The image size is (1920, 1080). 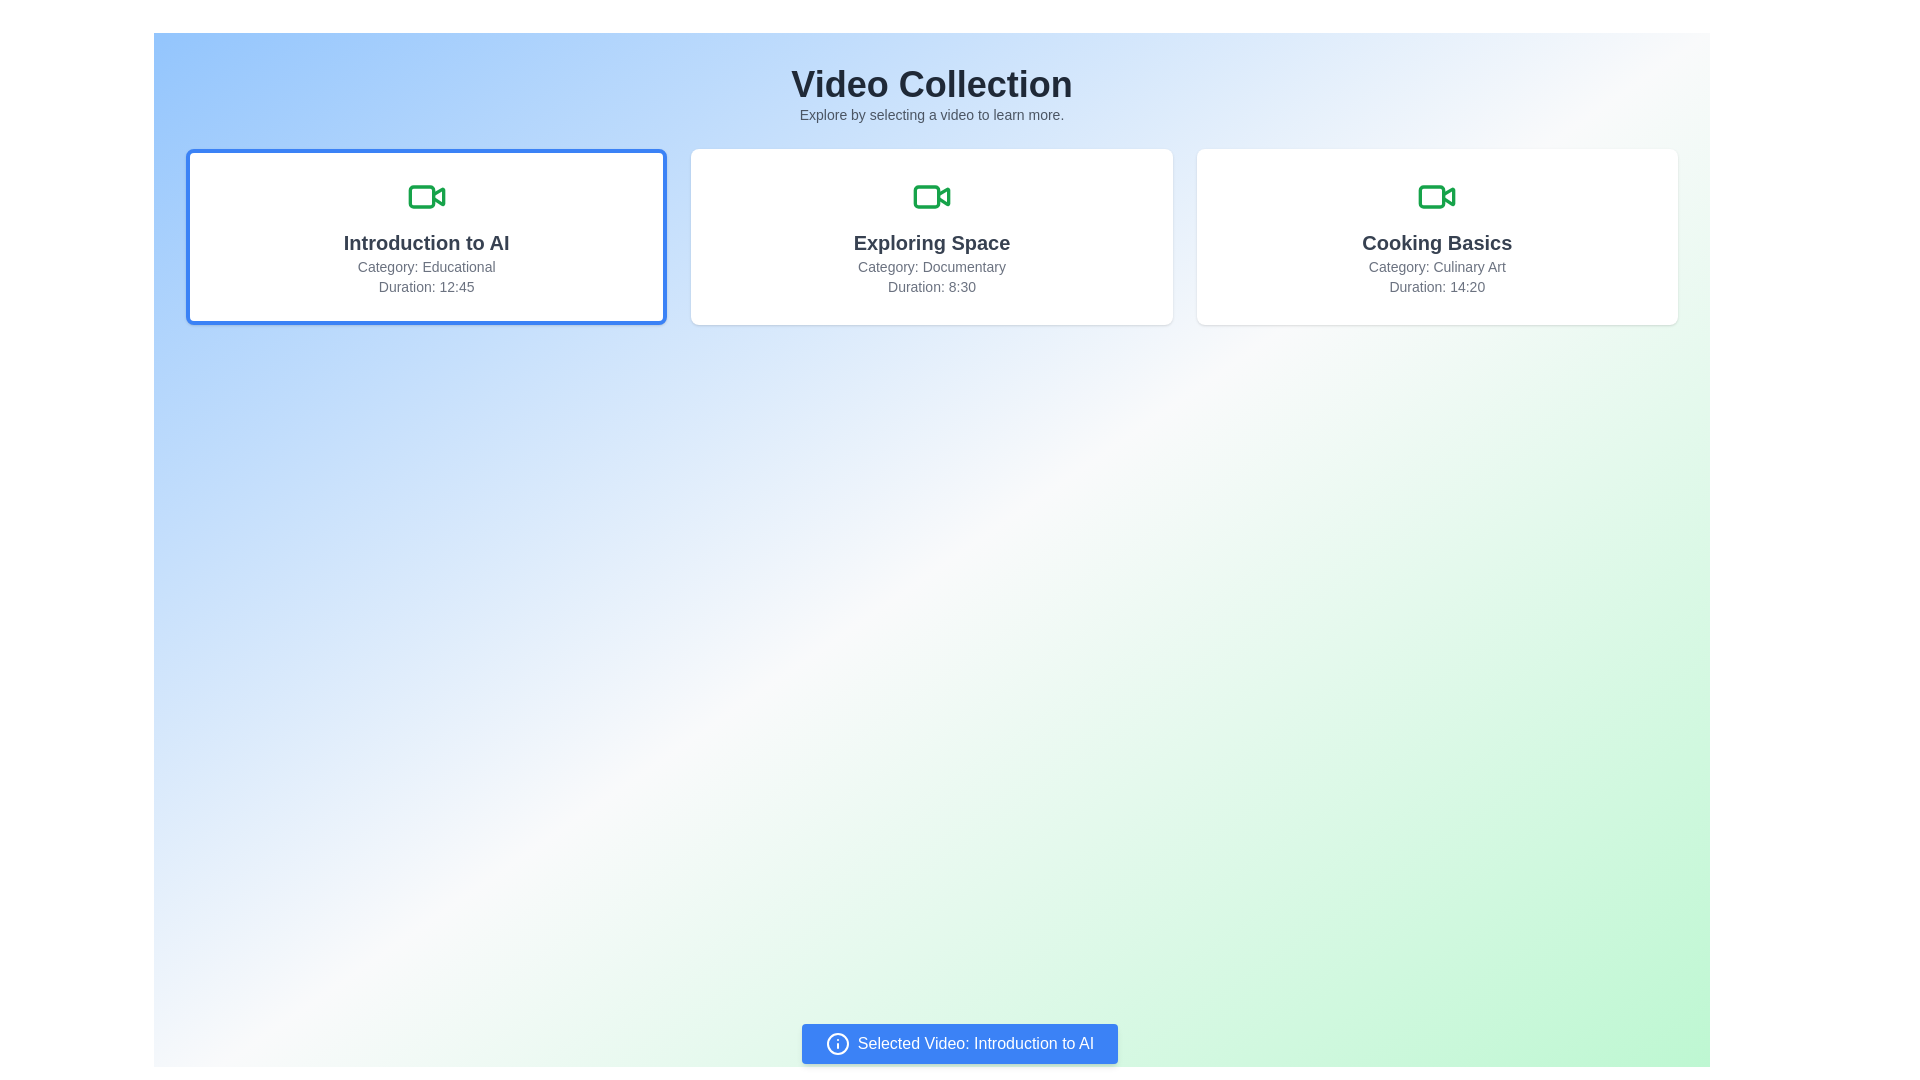 I want to click on instructional text 'Explore by selecting a video to learn more.' located directly beneath the main heading 'Video Collection', so click(x=930, y=115).